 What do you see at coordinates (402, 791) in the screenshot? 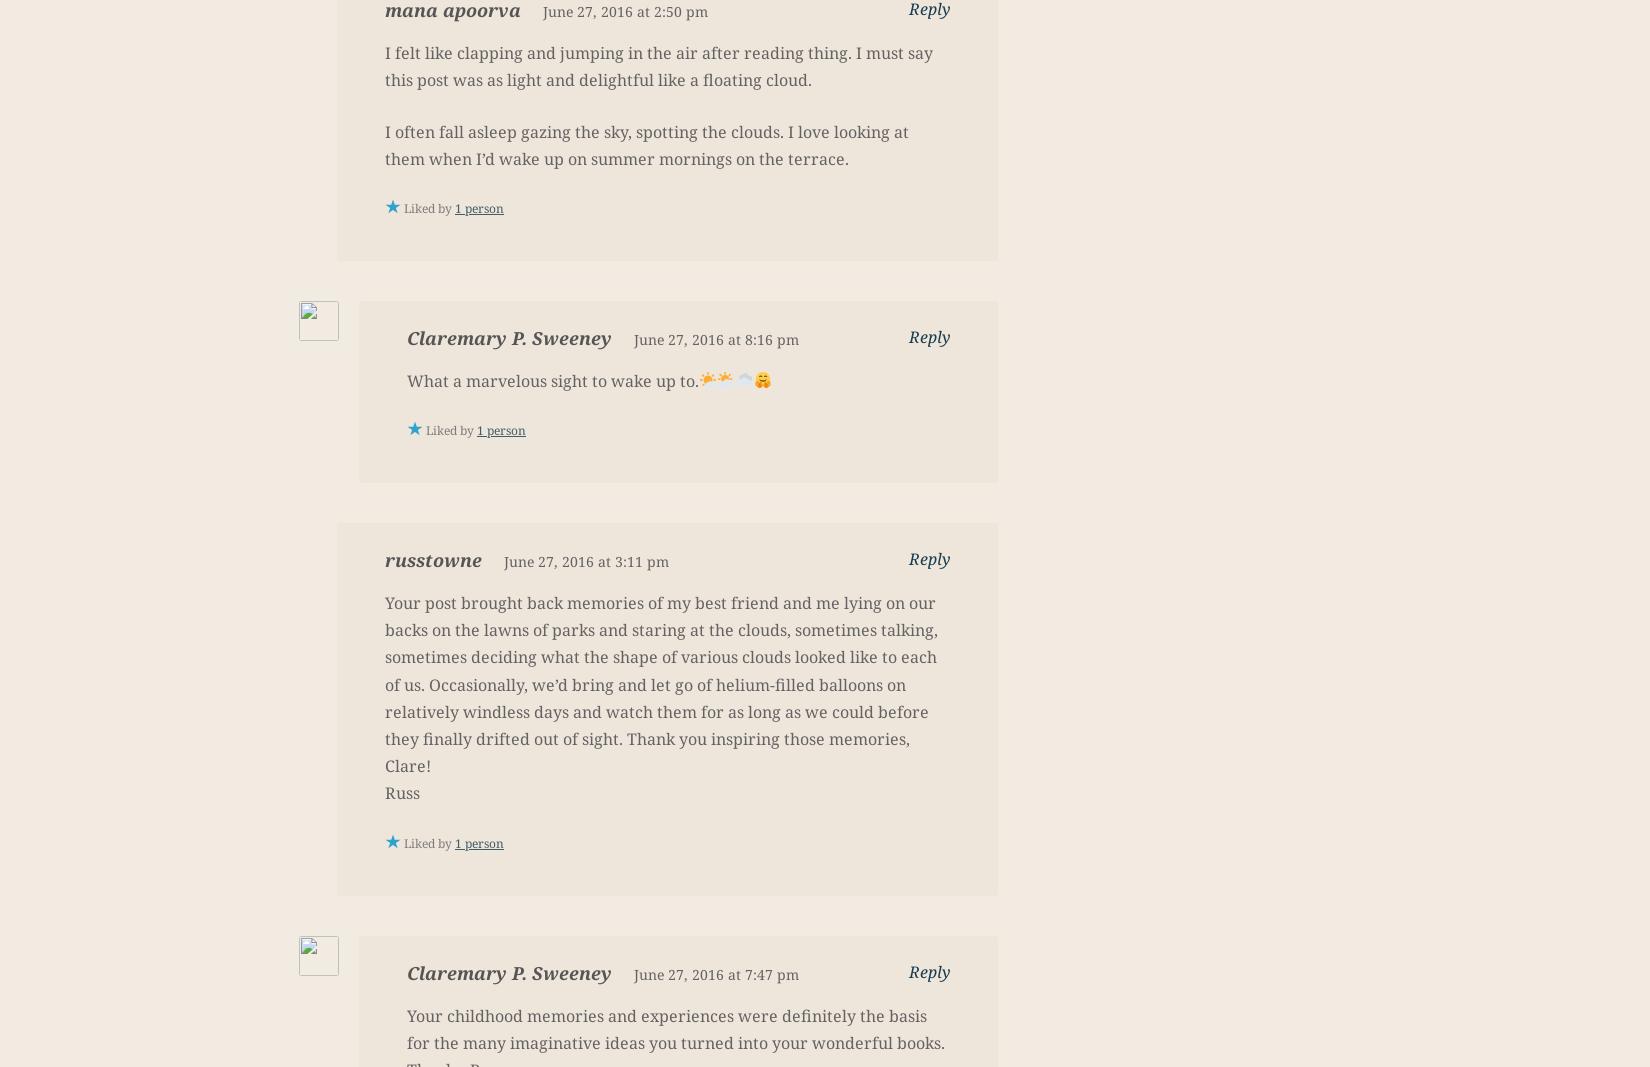
I see `'Russ'` at bounding box center [402, 791].